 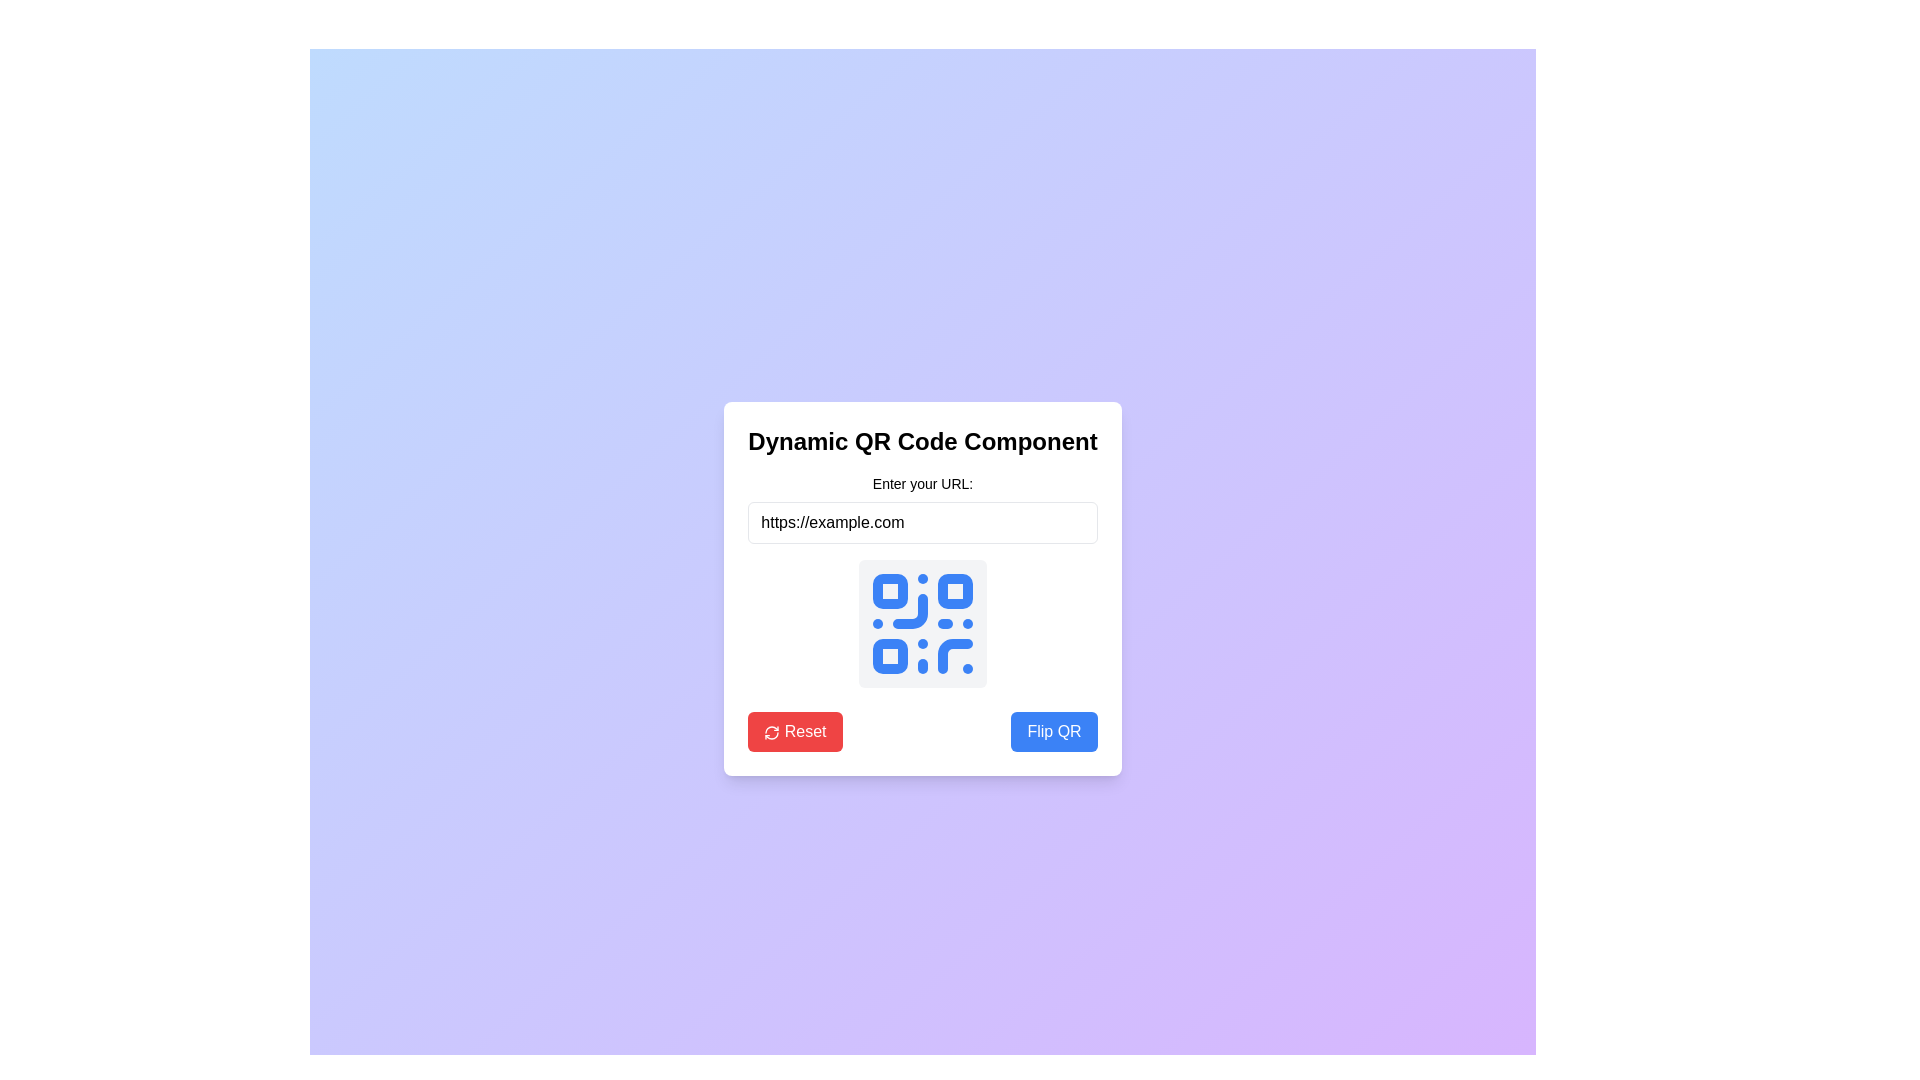 What do you see at coordinates (889, 656) in the screenshot?
I see `the decorative graphical element, which is the third square in the QR code's grid layout located at the bottom left of the QR code` at bounding box center [889, 656].